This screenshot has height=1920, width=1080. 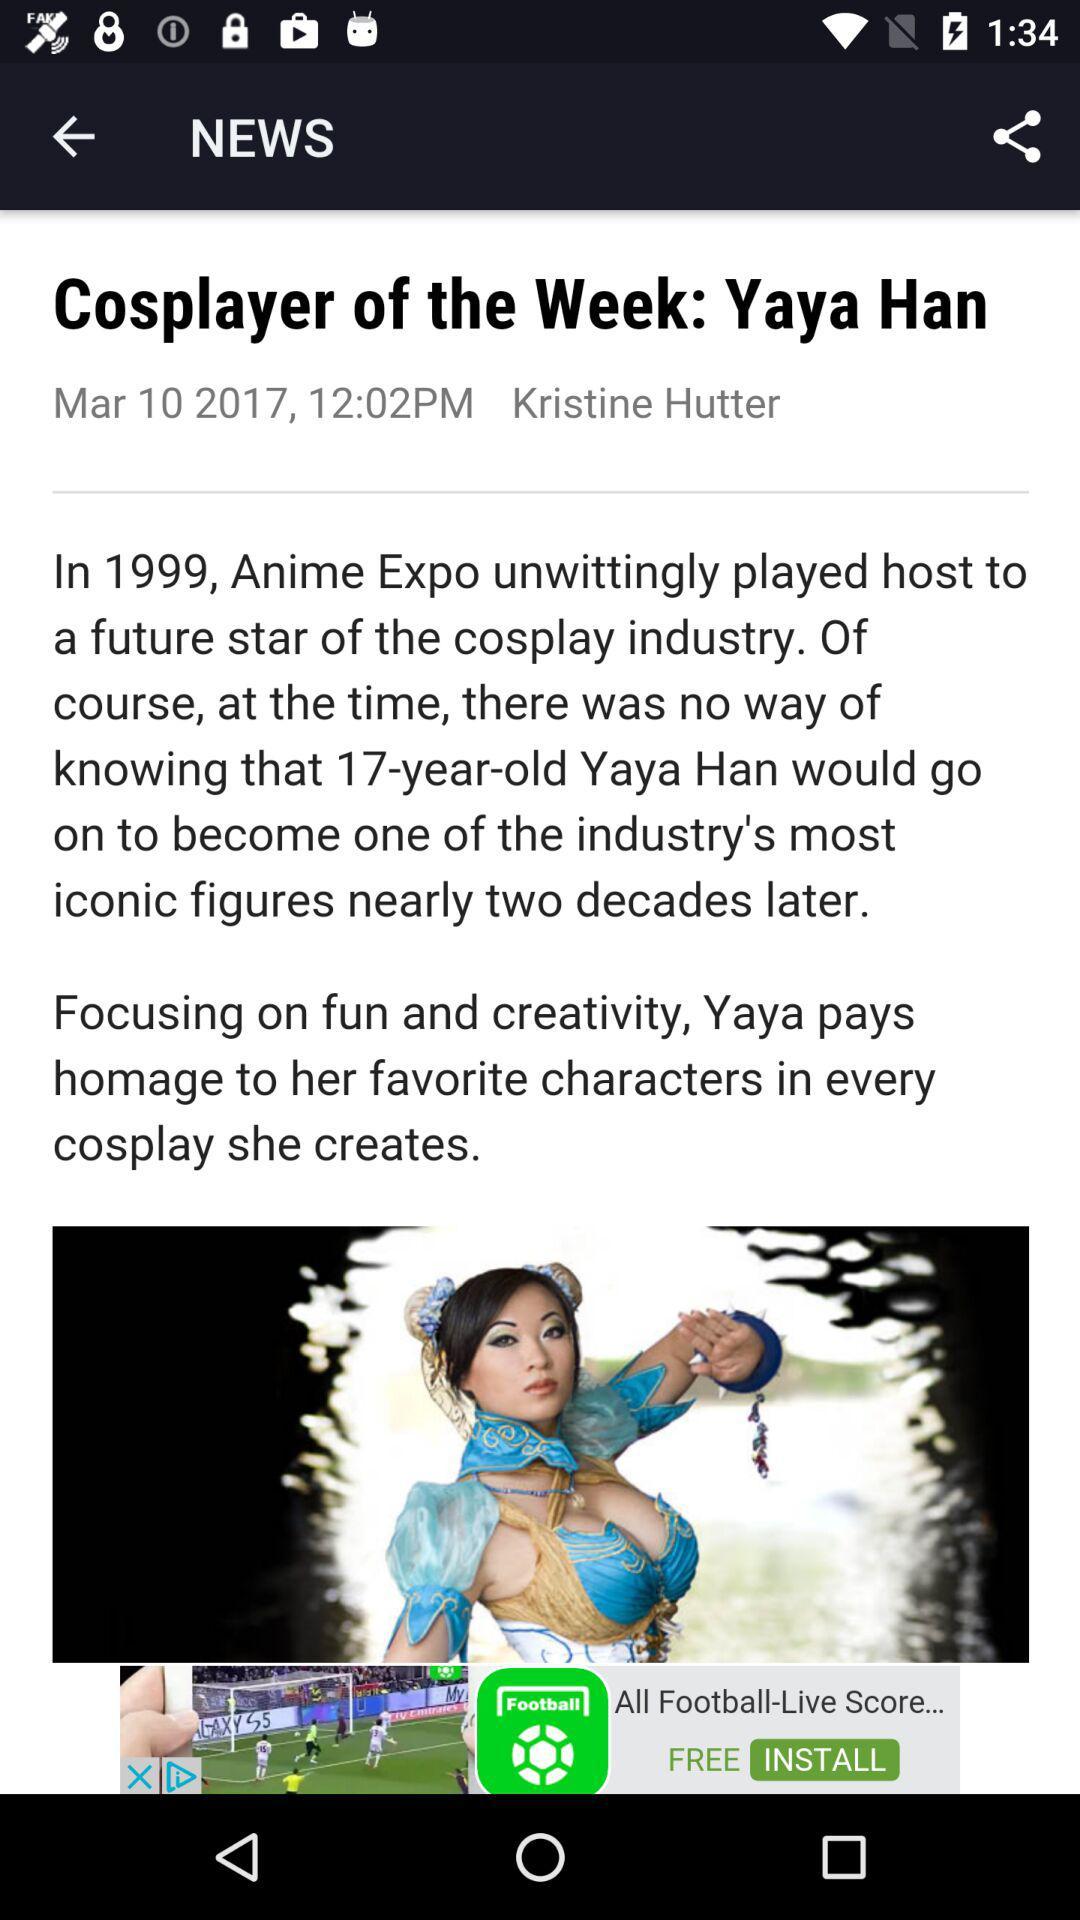 I want to click on news panel, so click(x=540, y=935).